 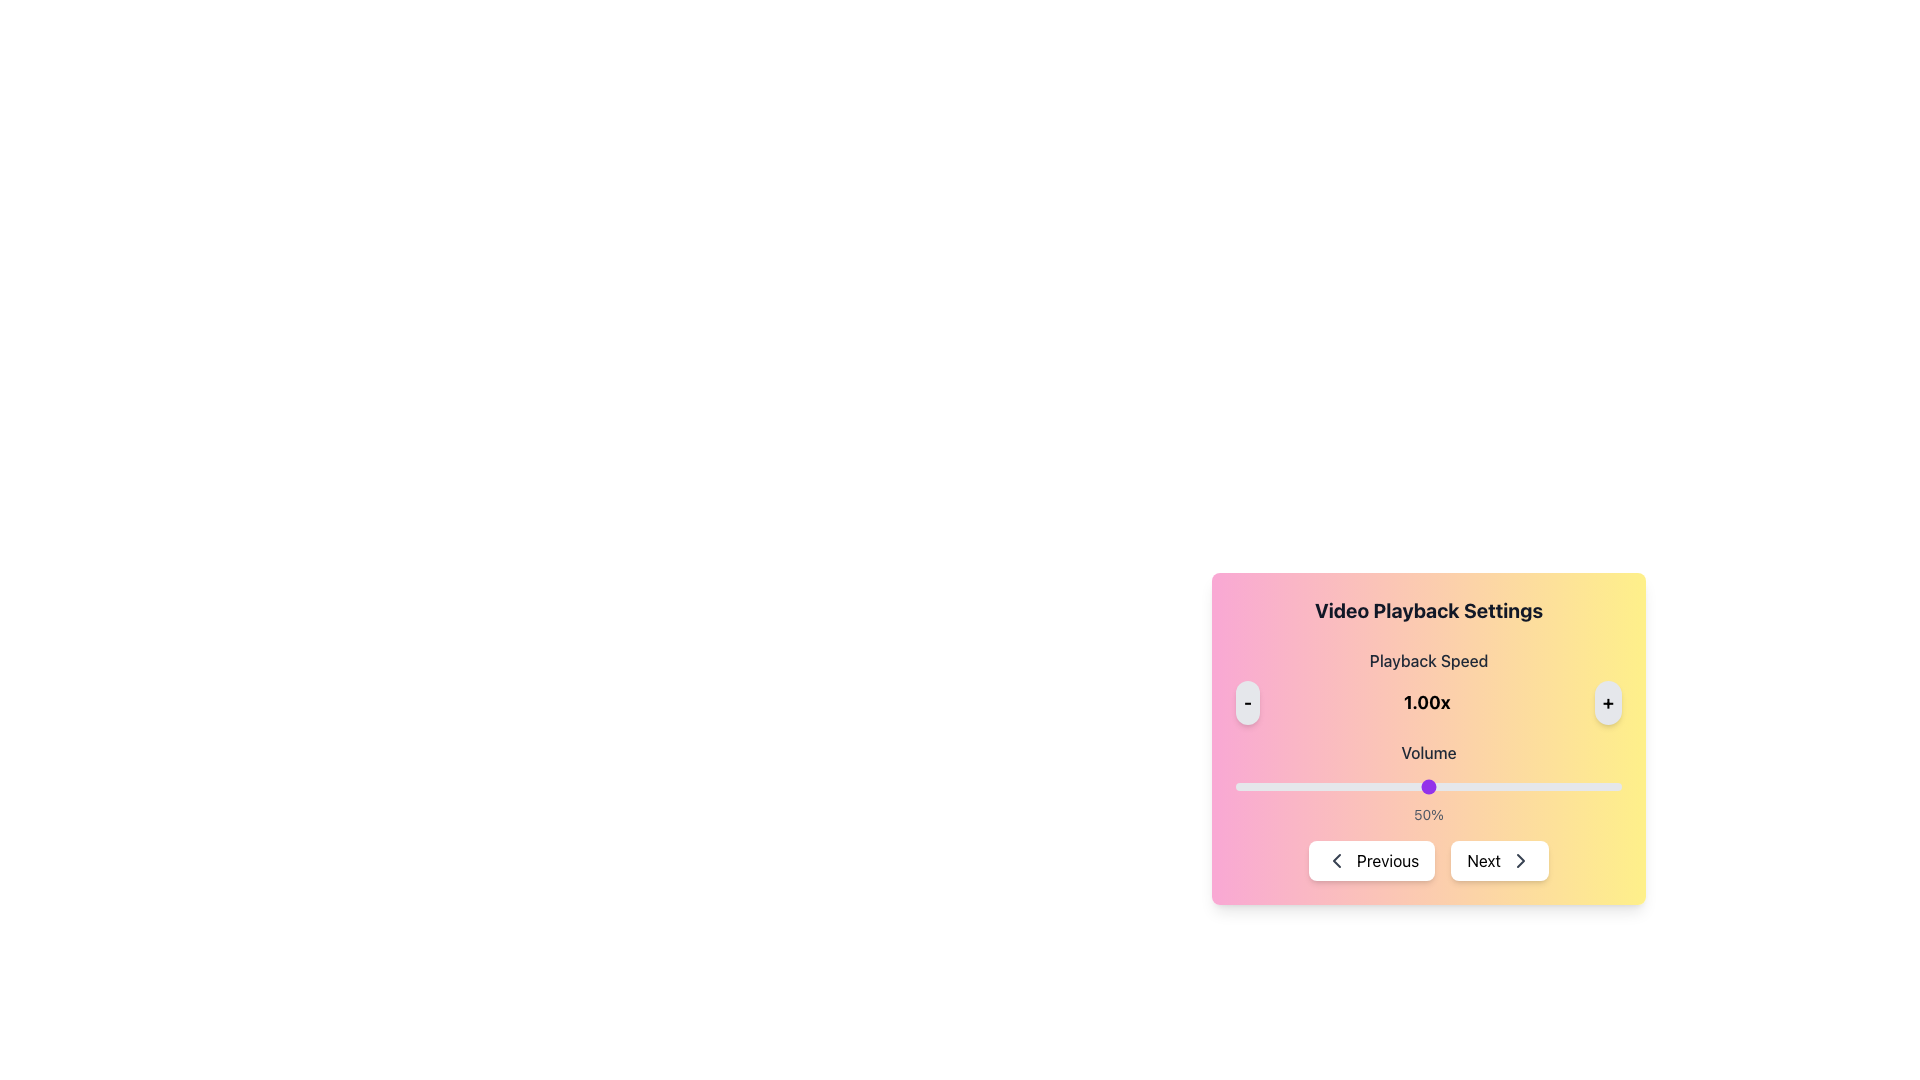 What do you see at coordinates (1426, 701) in the screenshot?
I see `the static text label that indicates the current playback speed of a video, located centrally in the 'Playback Speed' section of the 'Video Playback Settings' dialog box` at bounding box center [1426, 701].